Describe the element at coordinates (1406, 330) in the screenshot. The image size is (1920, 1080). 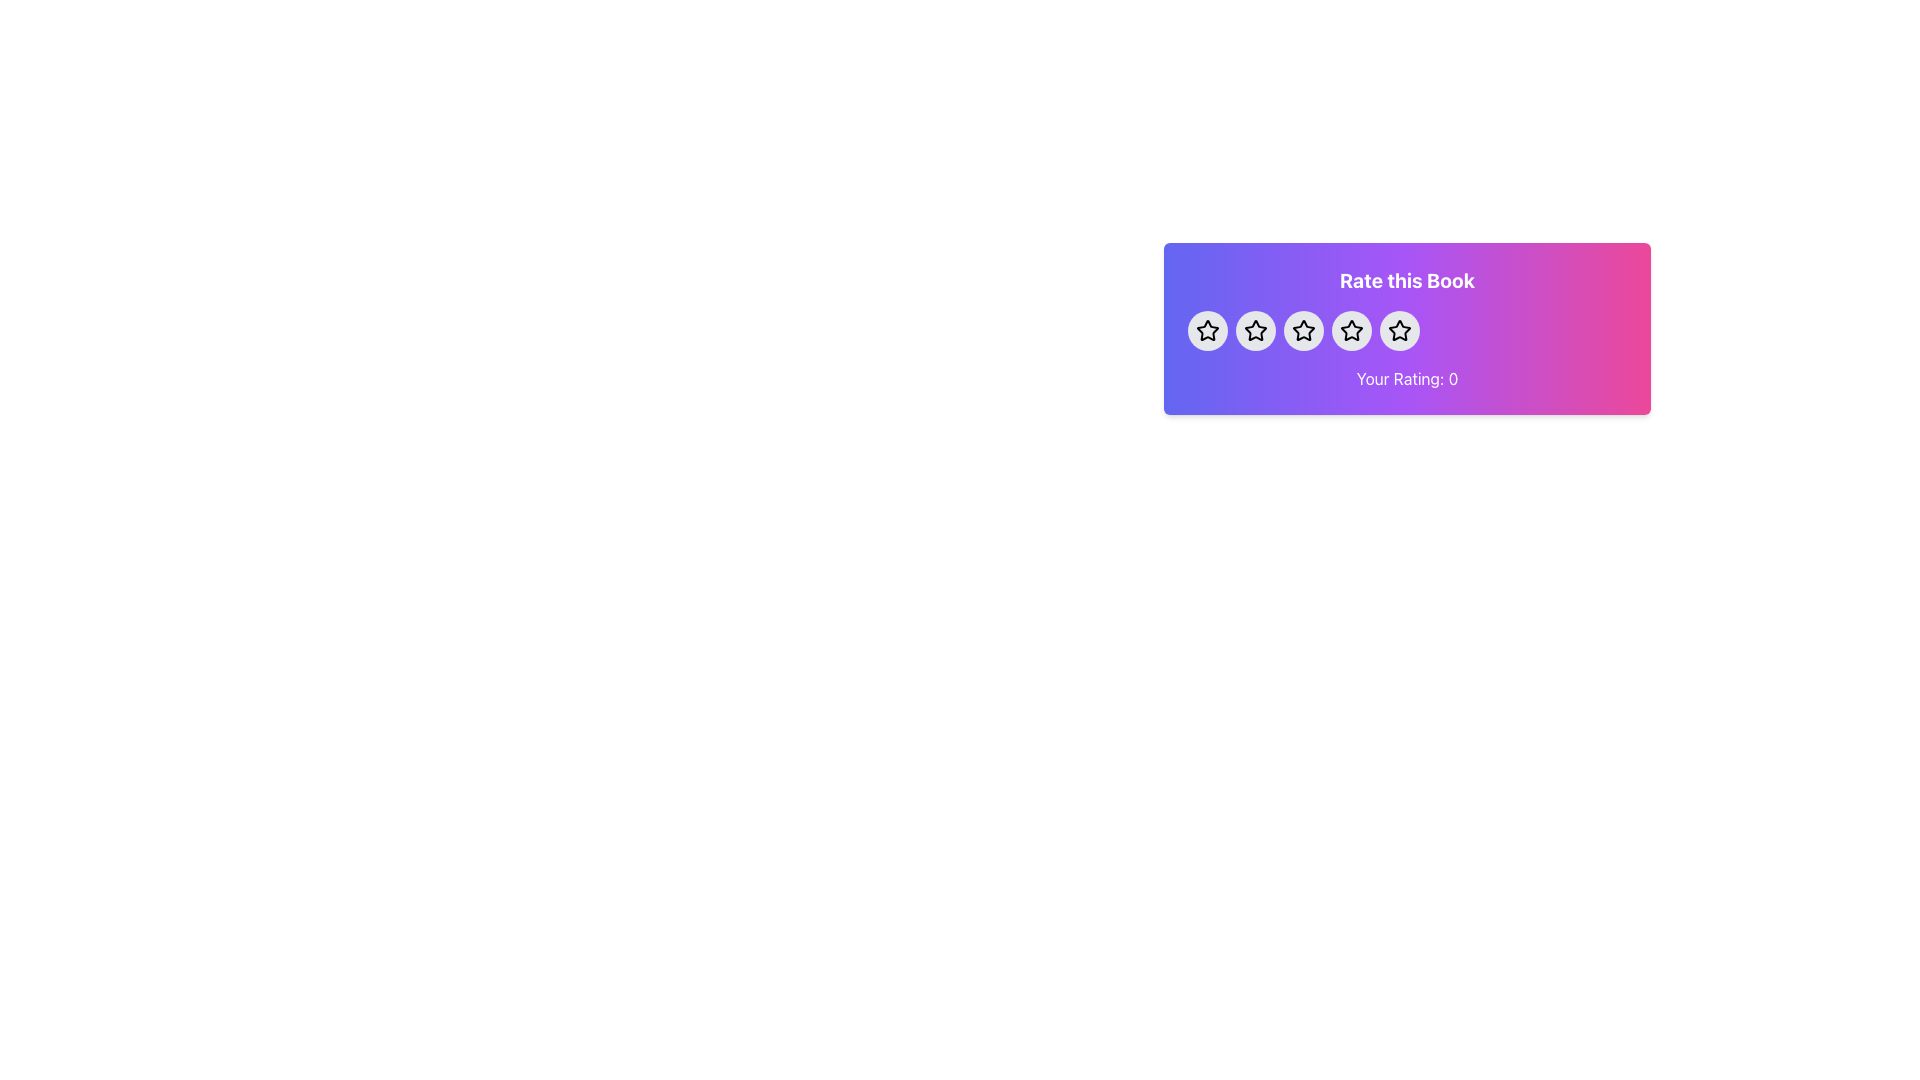
I see `the interactive star rating component positioned below the 'Rate this Book.' text` at that location.